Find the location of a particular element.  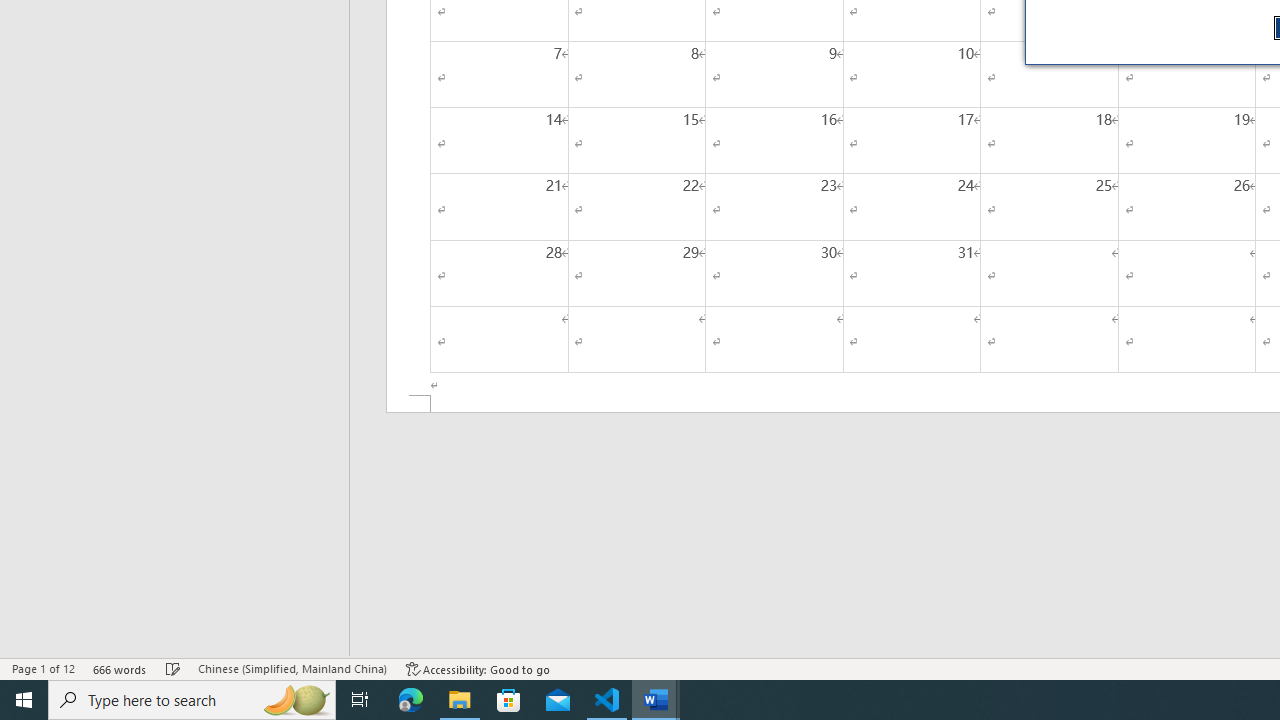

'File Explorer - 1 running window' is located at coordinates (459, 698).